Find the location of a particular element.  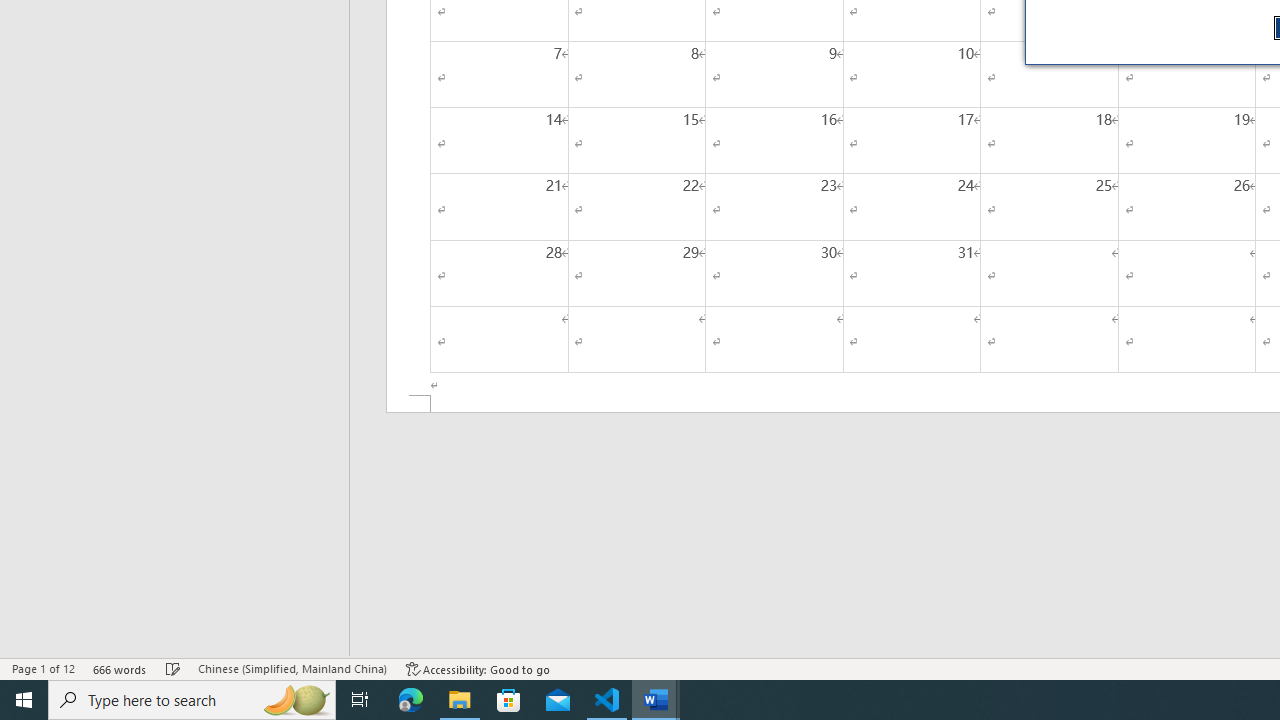

'File Explorer - 1 running window' is located at coordinates (459, 698).